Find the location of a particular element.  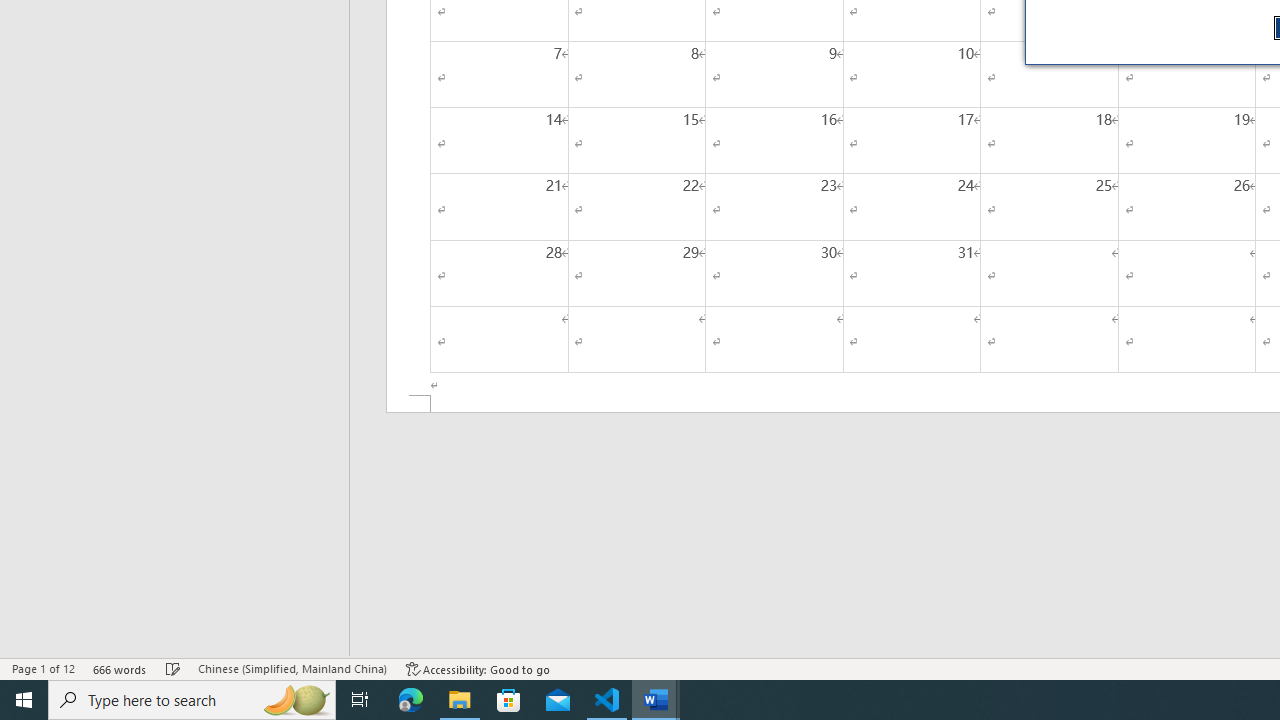

'File Explorer - 1 running window' is located at coordinates (459, 698).